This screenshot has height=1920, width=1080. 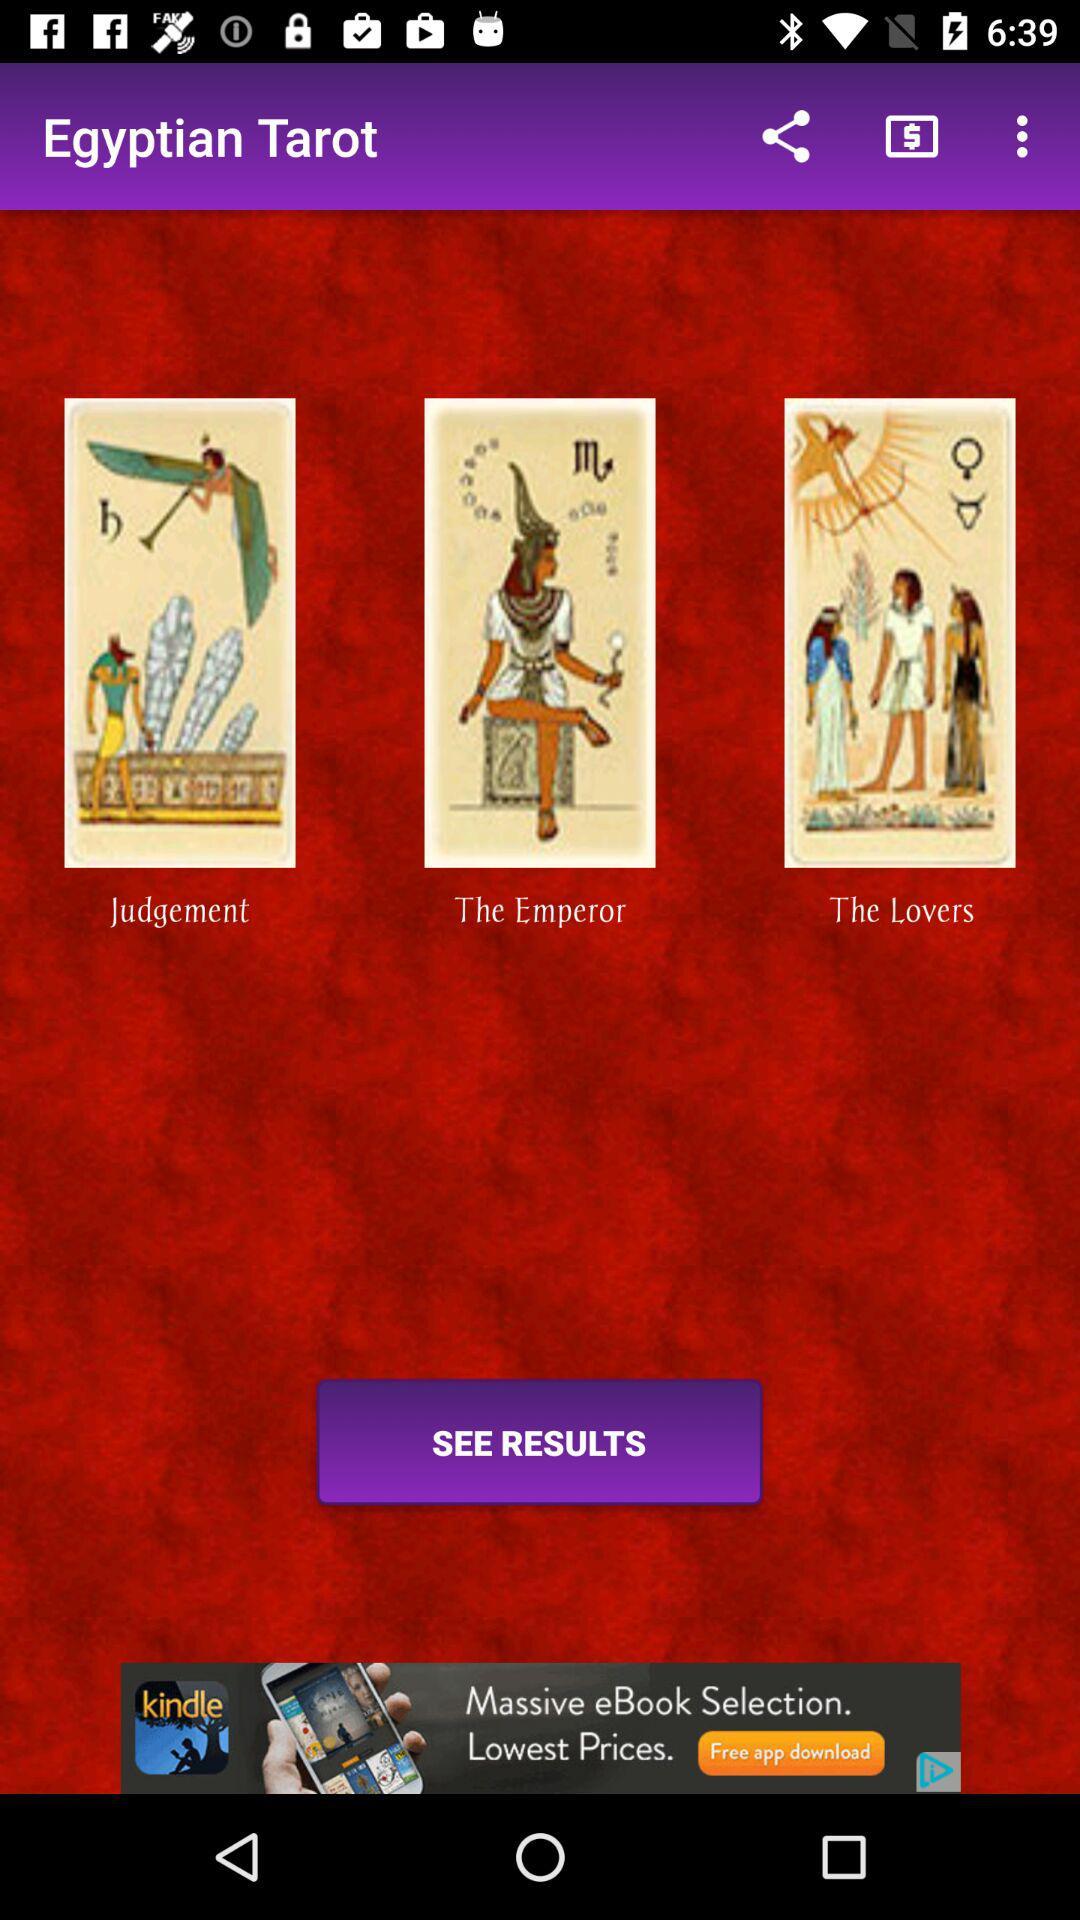 What do you see at coordinates (540, 1727) in the screenshot?
I see `advertisement link` at bounding box center [540, 1727].